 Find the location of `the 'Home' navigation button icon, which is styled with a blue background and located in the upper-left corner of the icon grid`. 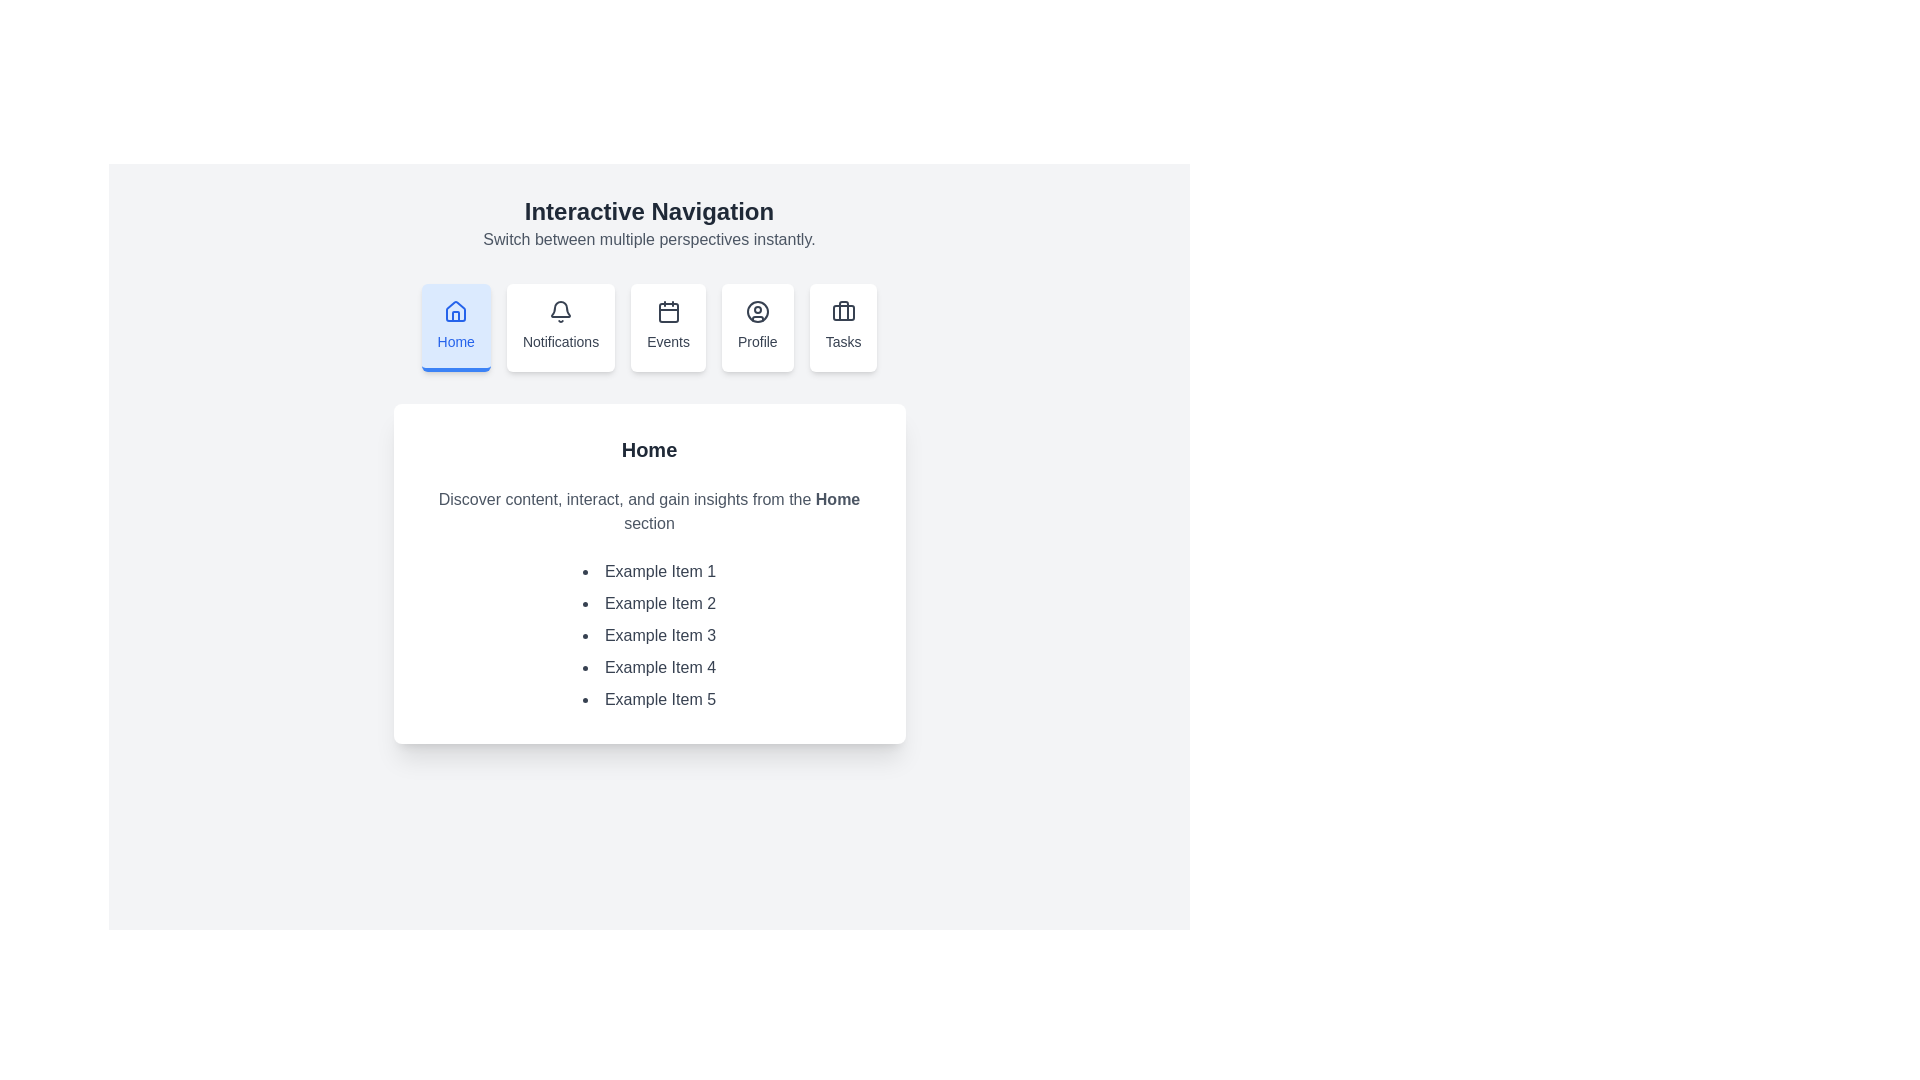

the 'Home' navigation button icon, which is styled with a blue background and located in the upper-left corner of the icon grid is located at coordinates (455, 312).